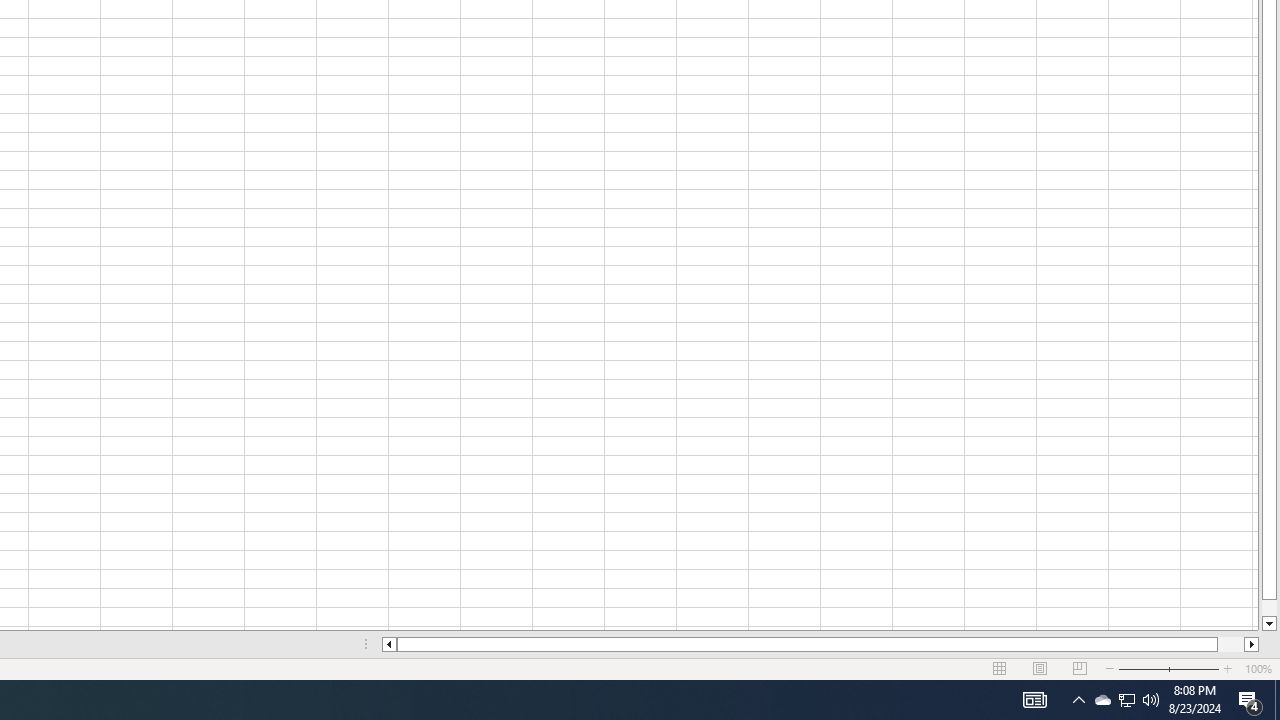  Describe the element at coordinates (820, 644) in the screenshot. I see `'Class: NetUIScrollBar'` at that location.